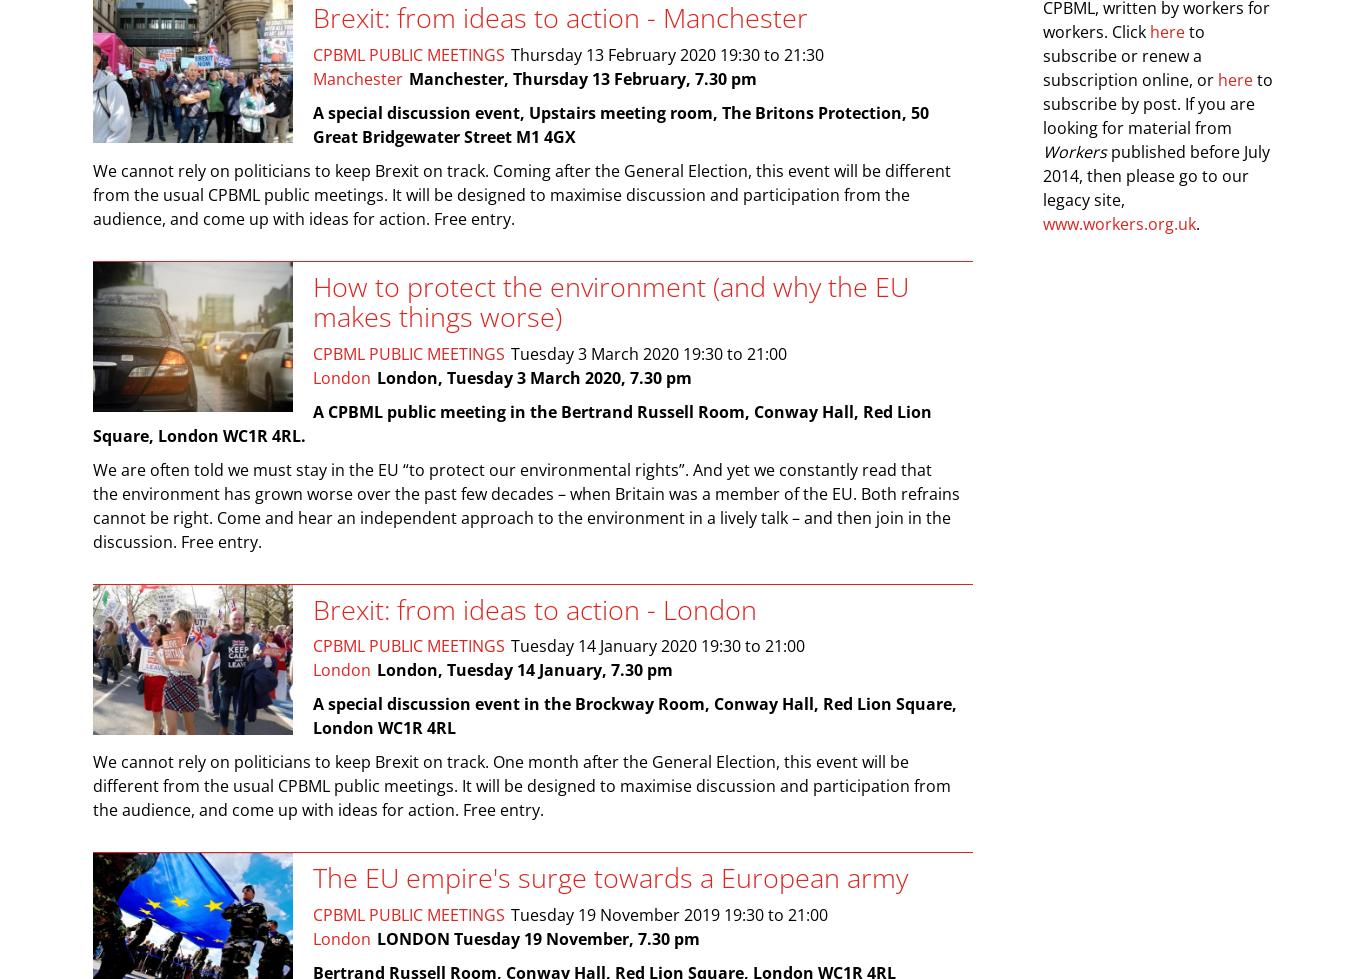  I want to click on 'The EU empire's surge towards a European army', so click(609, 876).